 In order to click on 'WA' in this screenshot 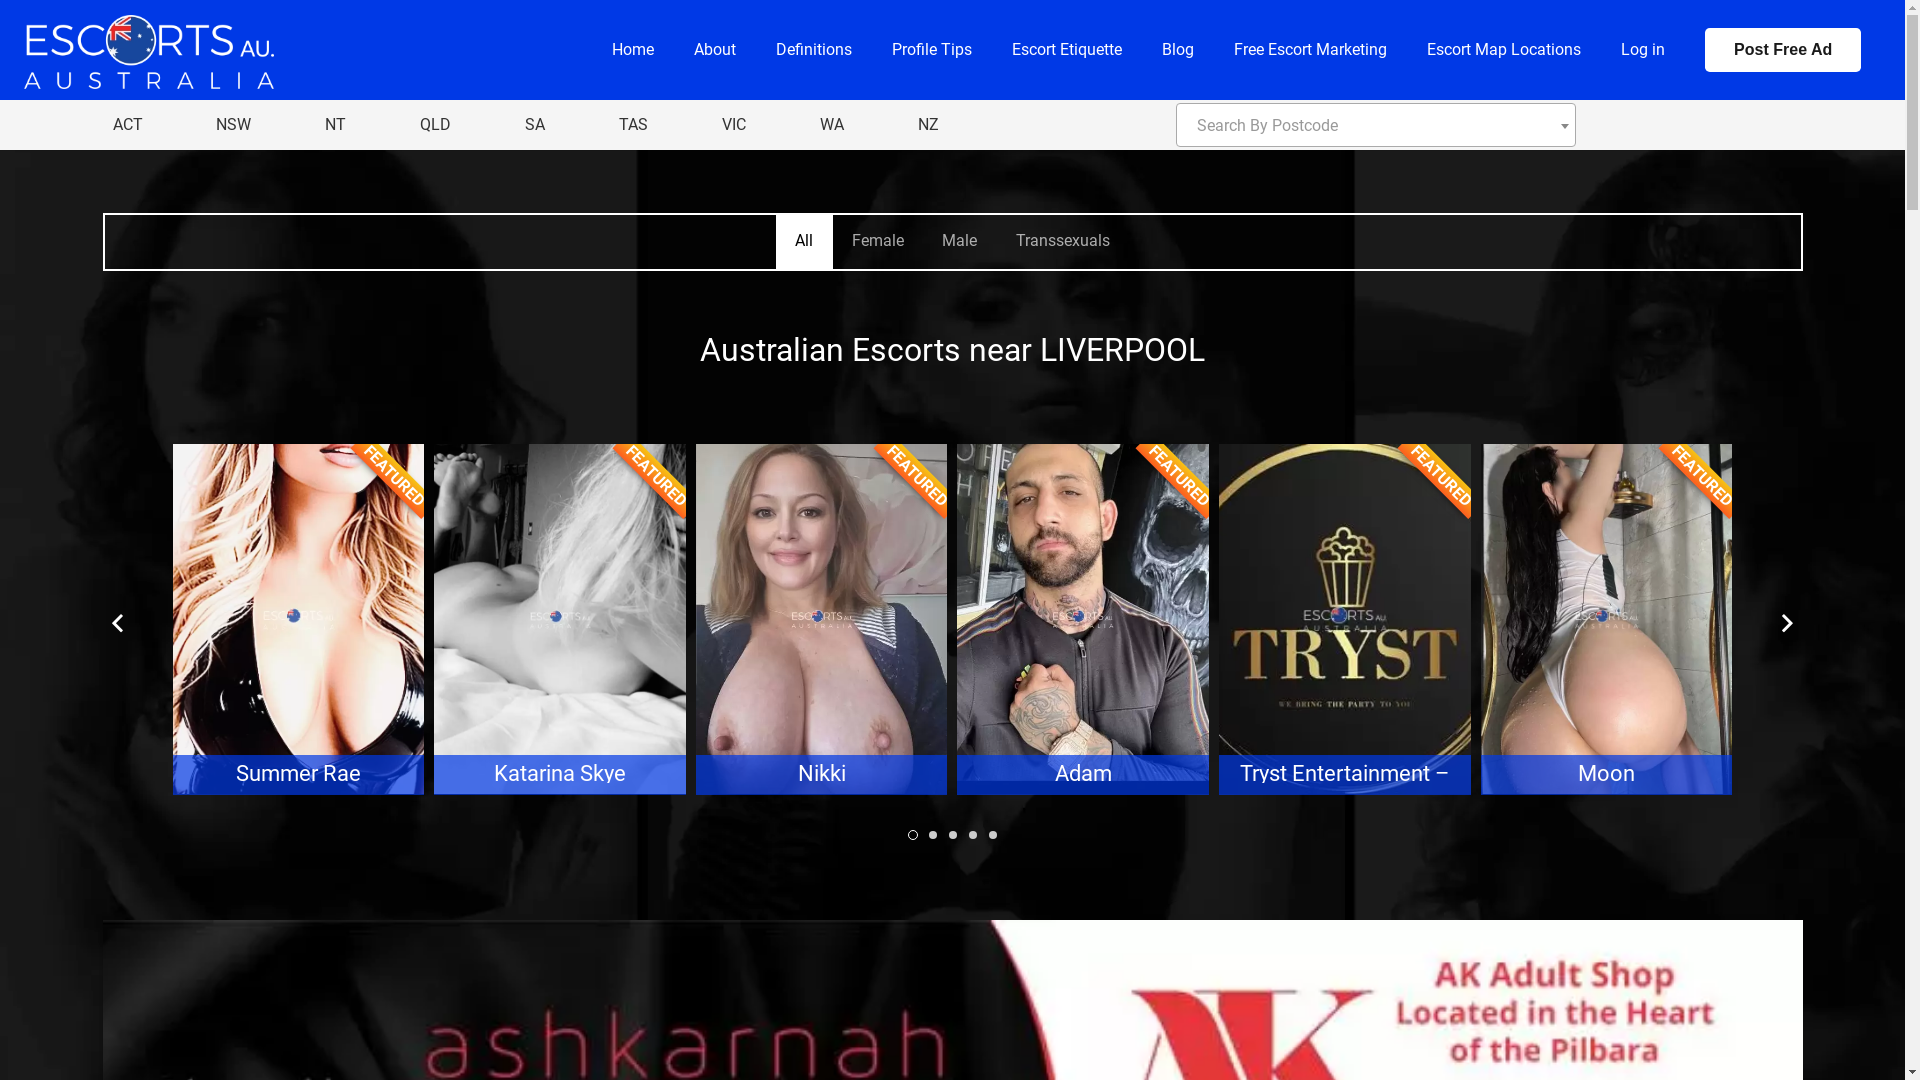, I will do `click(810, 124)`.